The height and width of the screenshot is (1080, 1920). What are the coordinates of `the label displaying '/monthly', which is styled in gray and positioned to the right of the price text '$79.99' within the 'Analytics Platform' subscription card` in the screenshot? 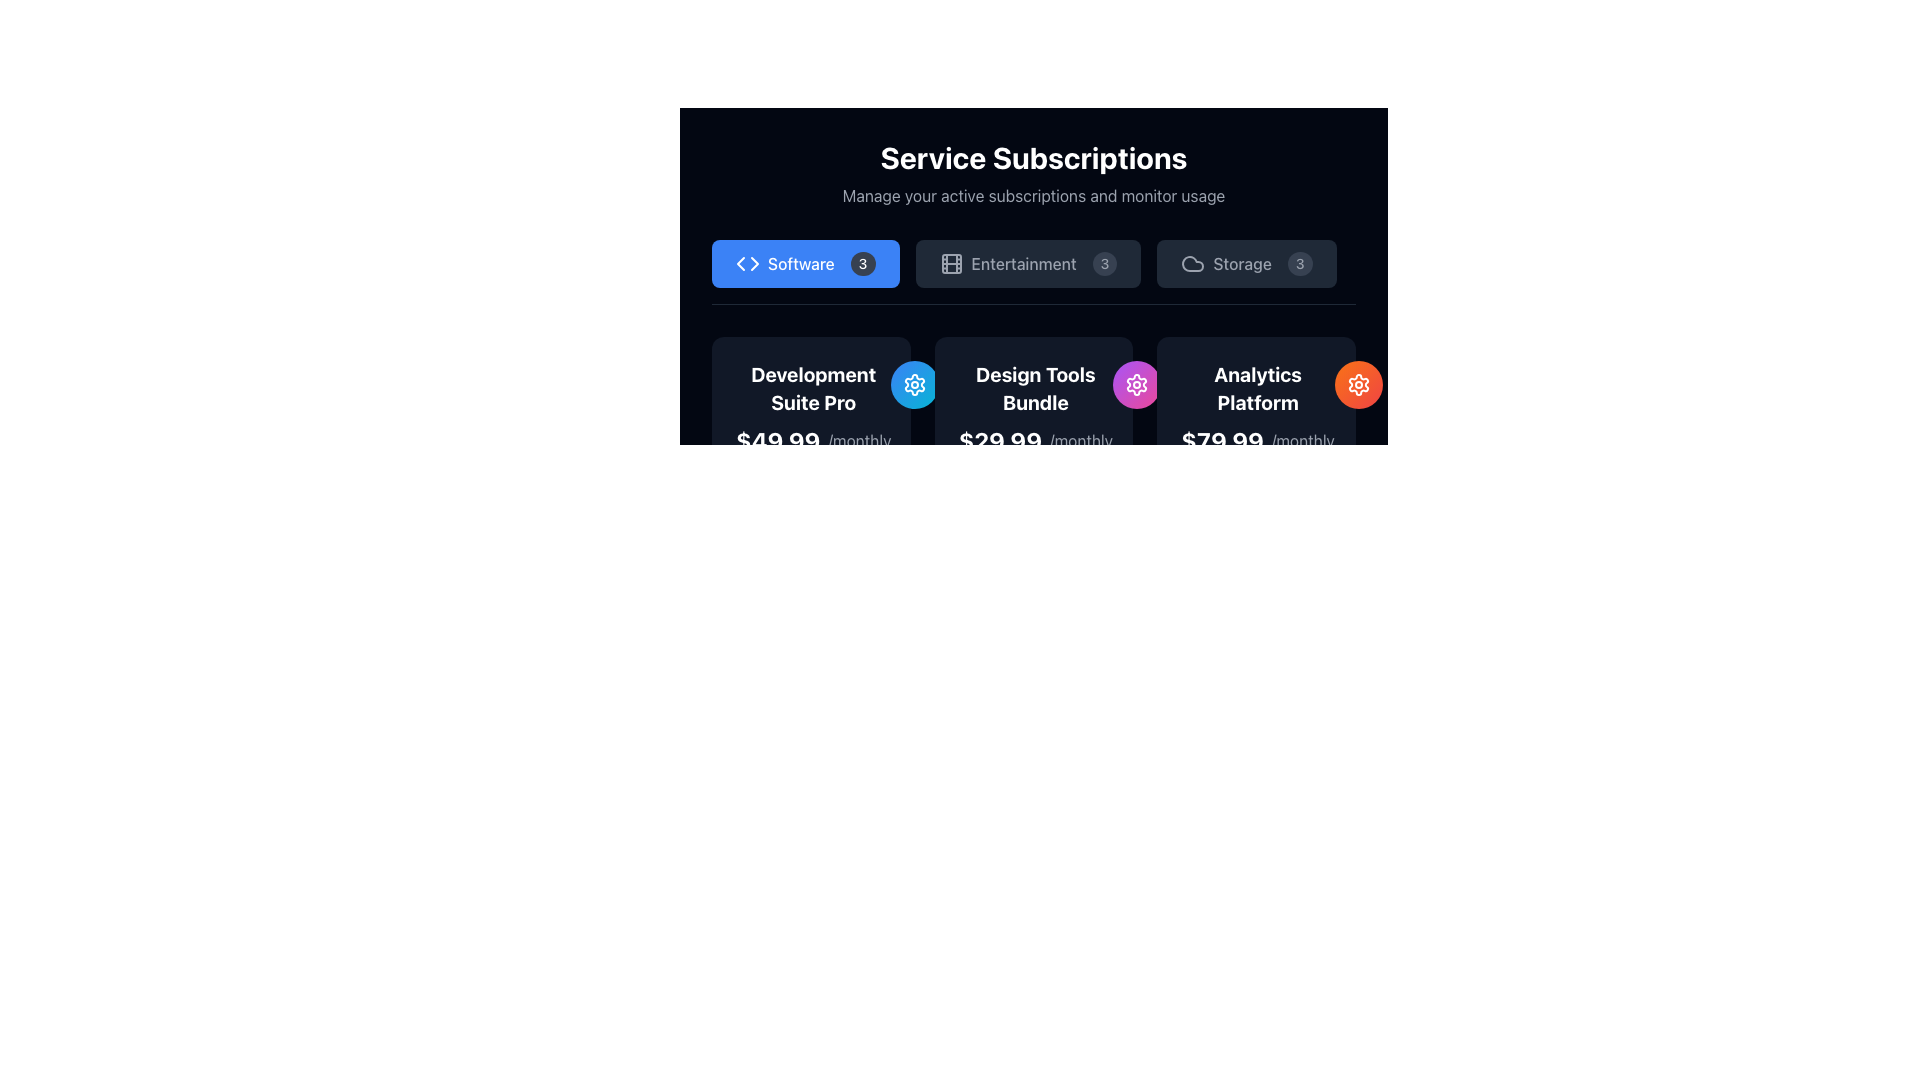 It's located at (1303, 439).